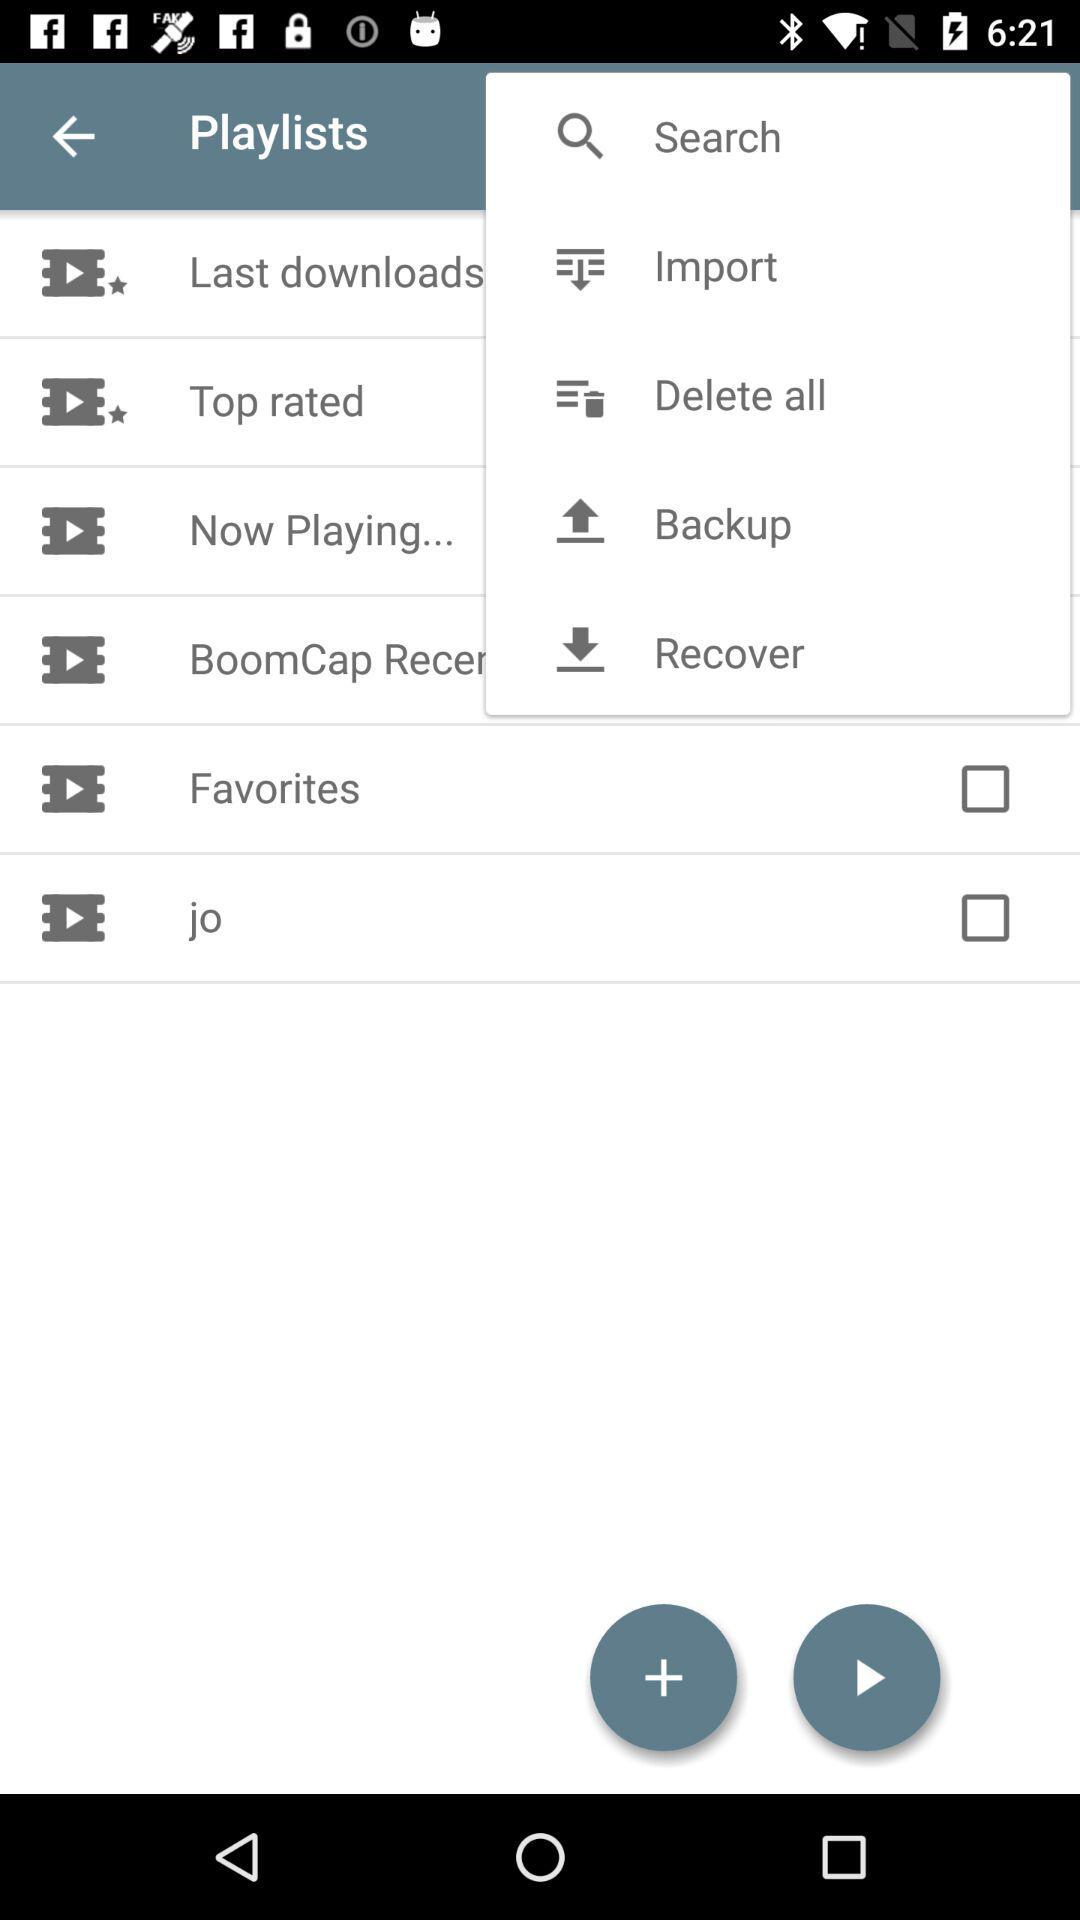  What do you see at coordinates (663, 1677) in the screenshot?
I see `the add icon` at bounding box center [663, 1677].